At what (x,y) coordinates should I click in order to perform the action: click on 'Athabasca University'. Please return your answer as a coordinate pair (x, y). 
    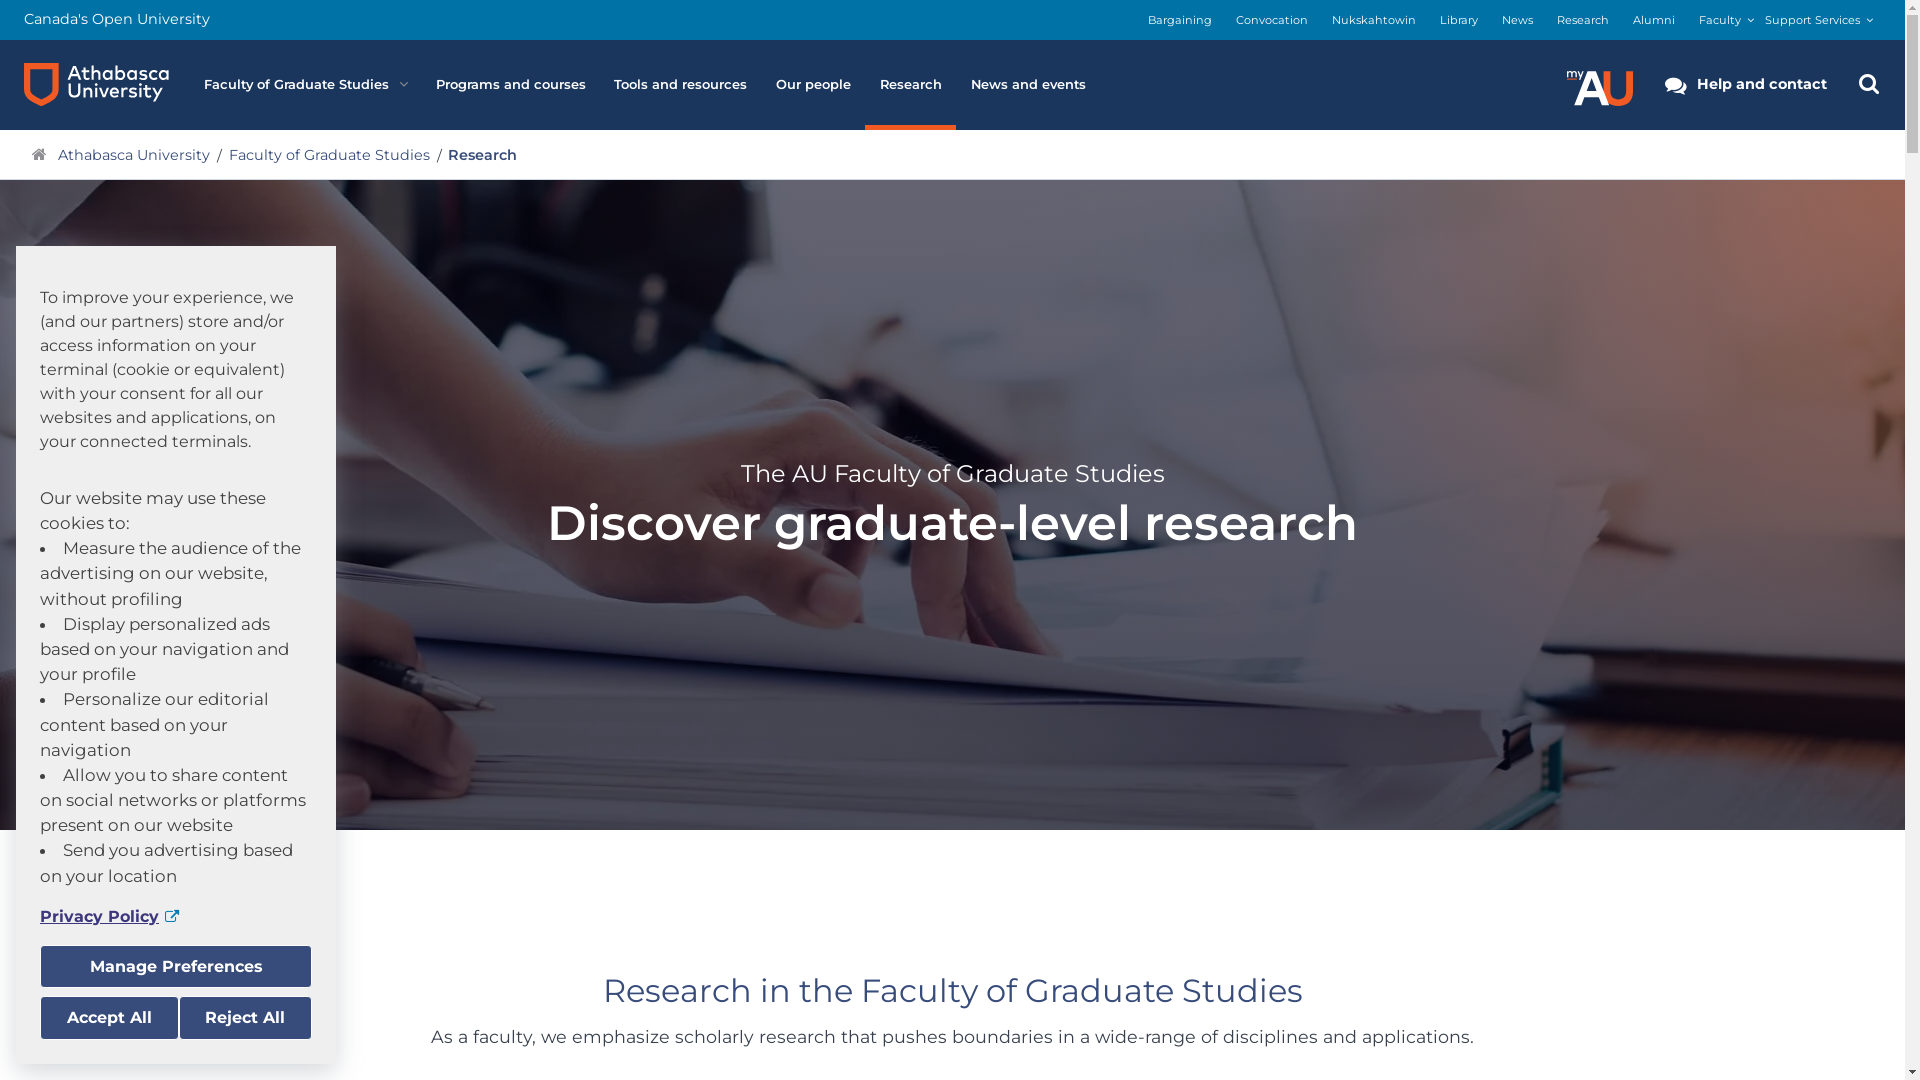
    Looking at the image, I should click on (133, 153).